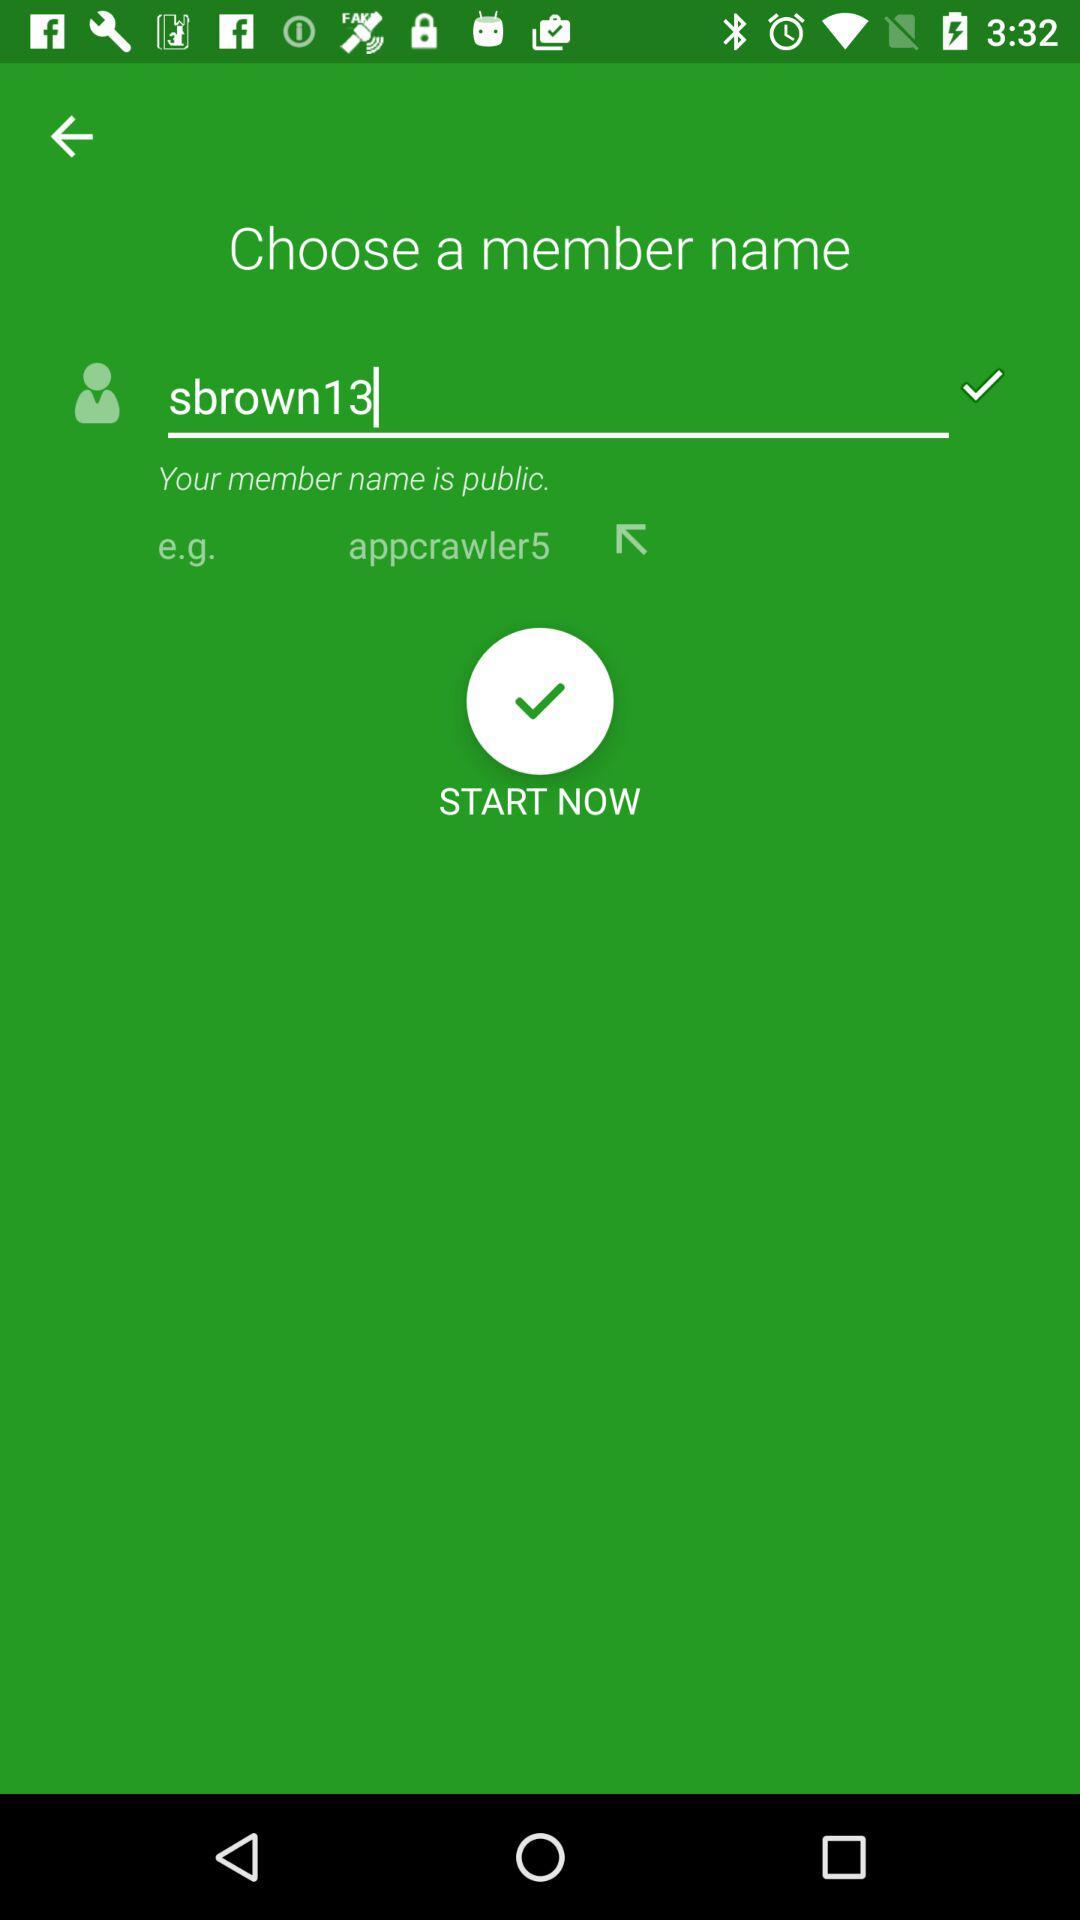 The image size is (1080, 1920). Describe the element at coordinates (558, 398) in the screenshot. I see `the sbrown13 item` at that location.